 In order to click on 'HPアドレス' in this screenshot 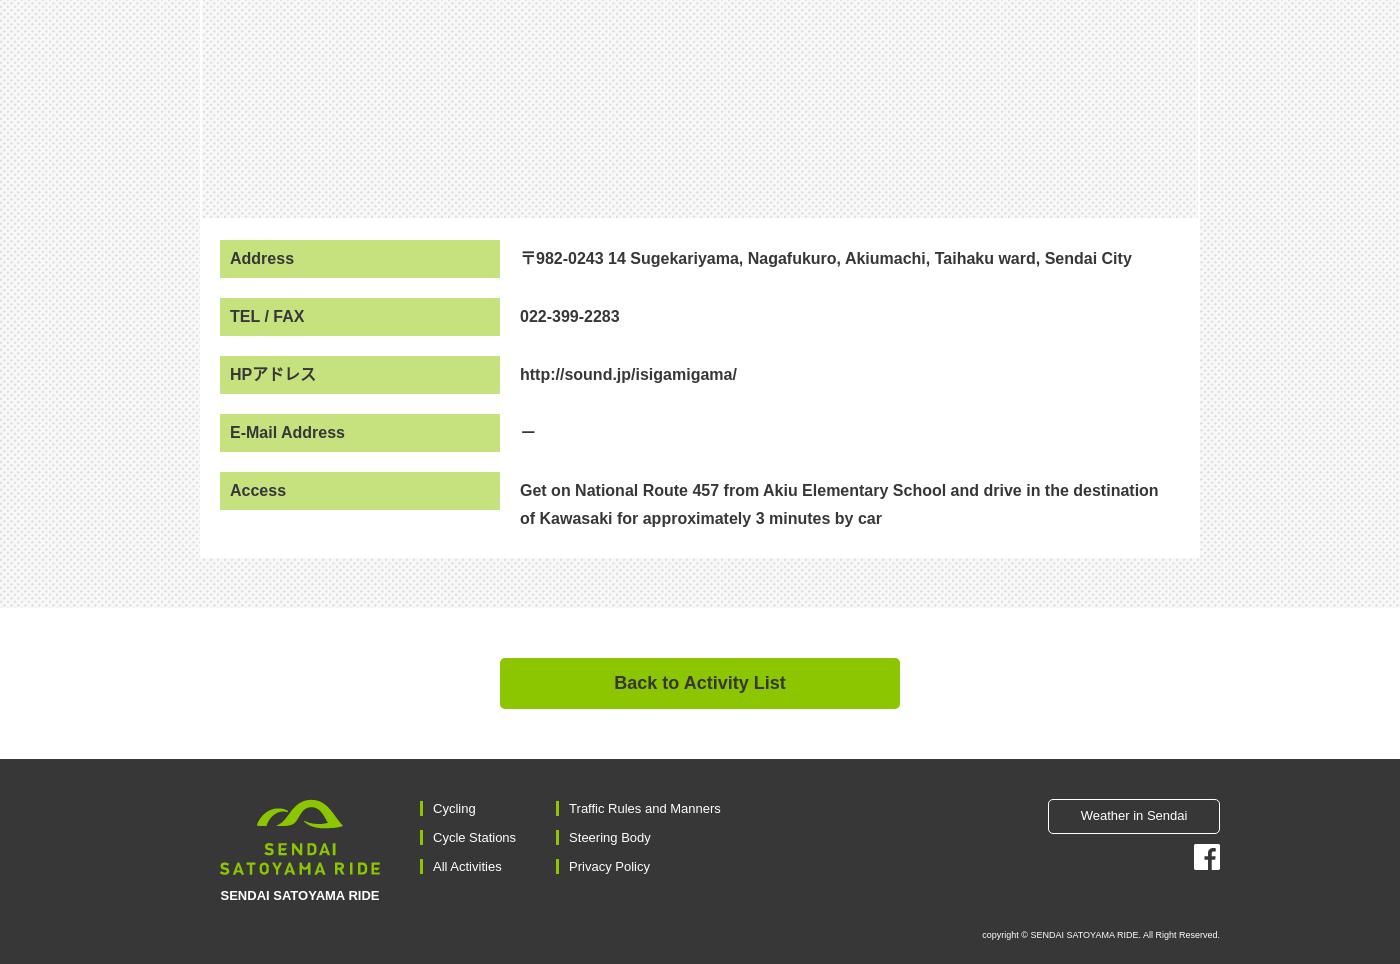, I will do `click(273, 373)`.